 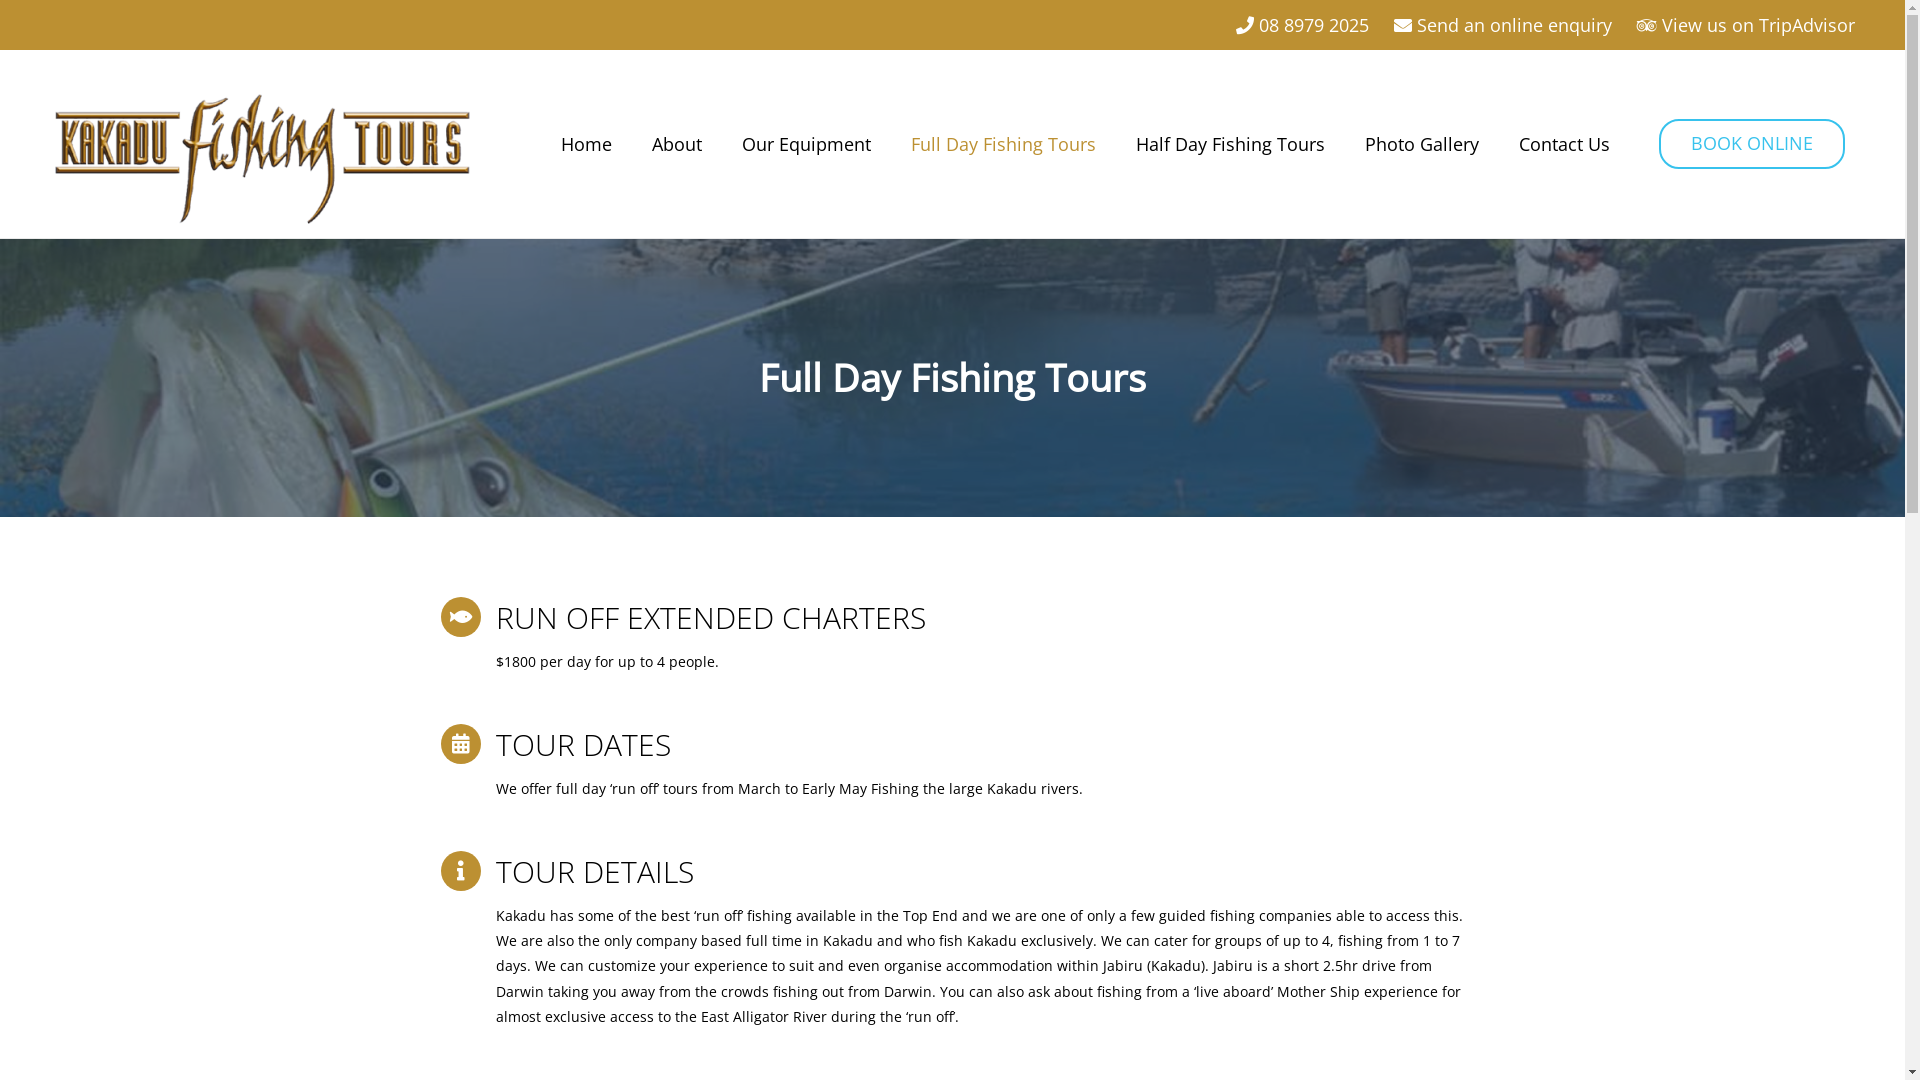 I want to click on 'Photo Gallery', so click(x=1420, y=142).